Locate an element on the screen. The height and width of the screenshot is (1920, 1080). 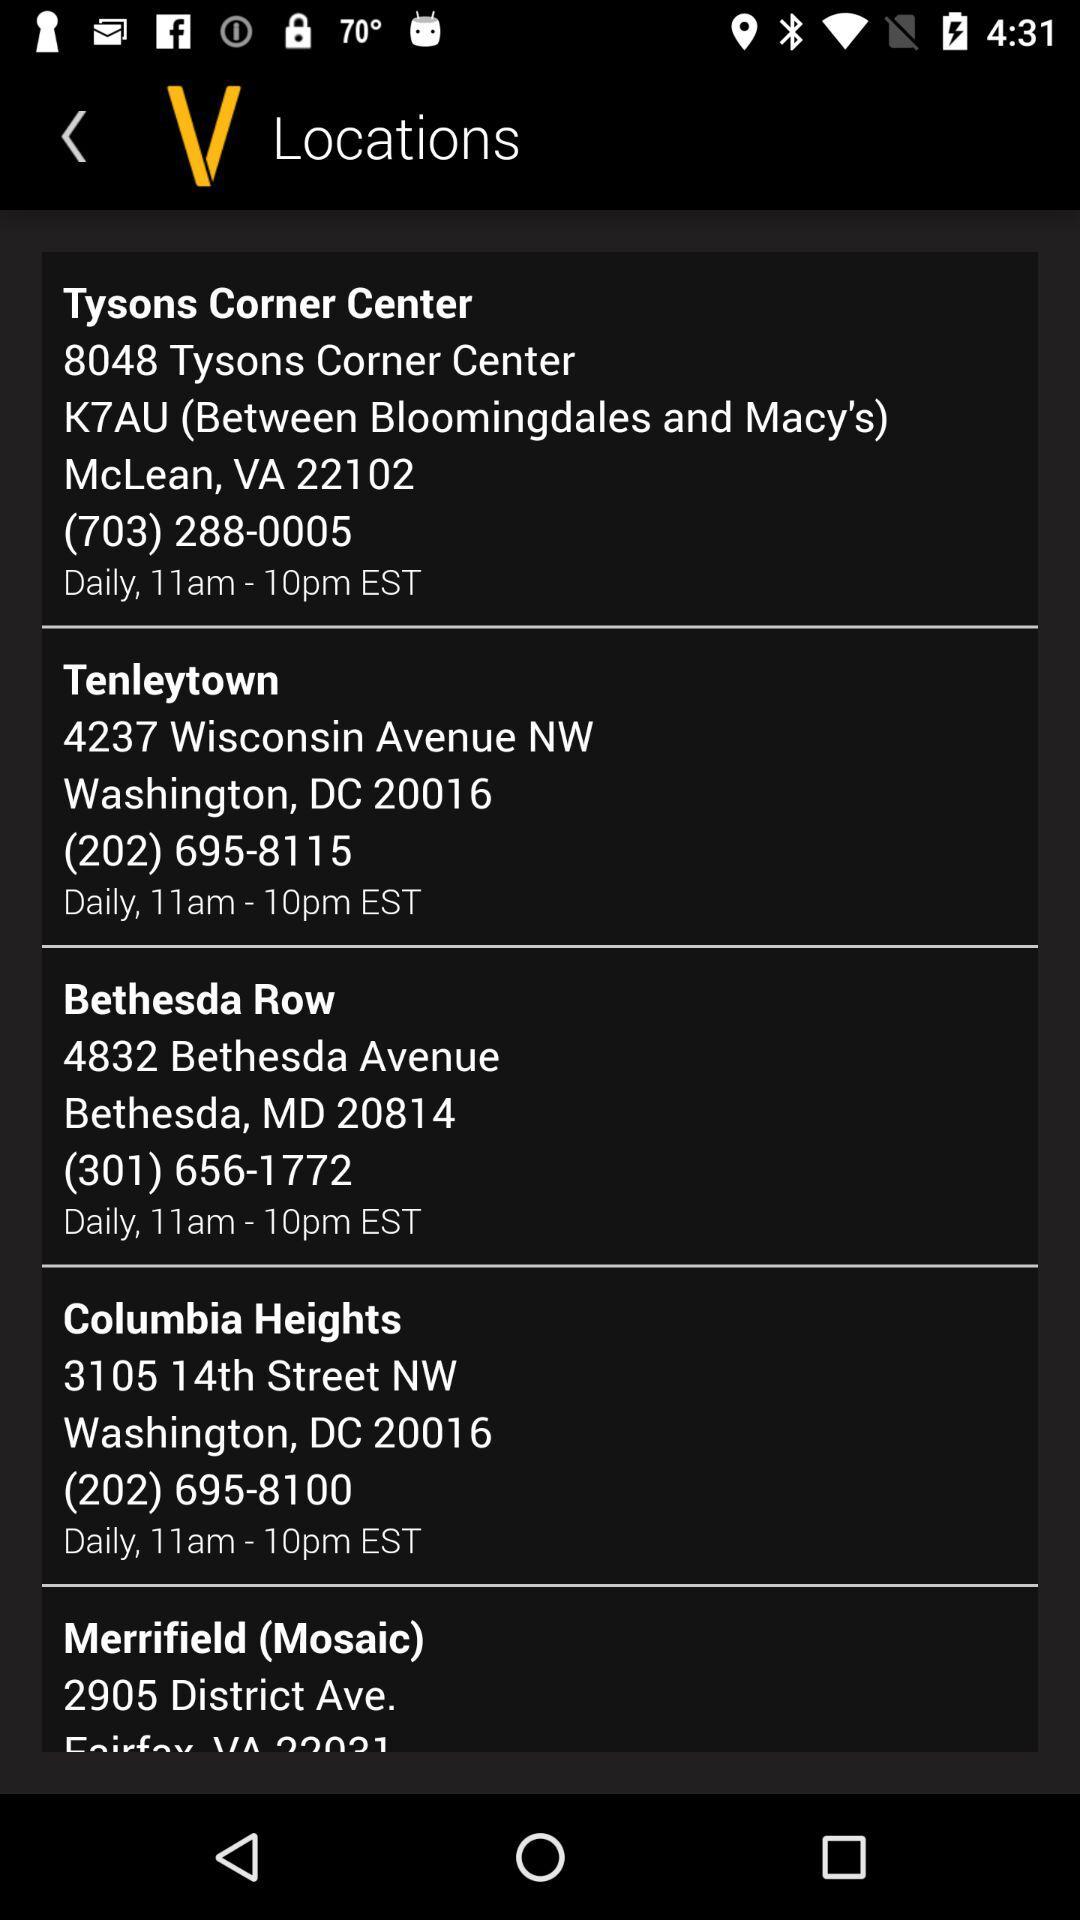
the icon above the tysons corner center item is located at coordinates (72, 135).